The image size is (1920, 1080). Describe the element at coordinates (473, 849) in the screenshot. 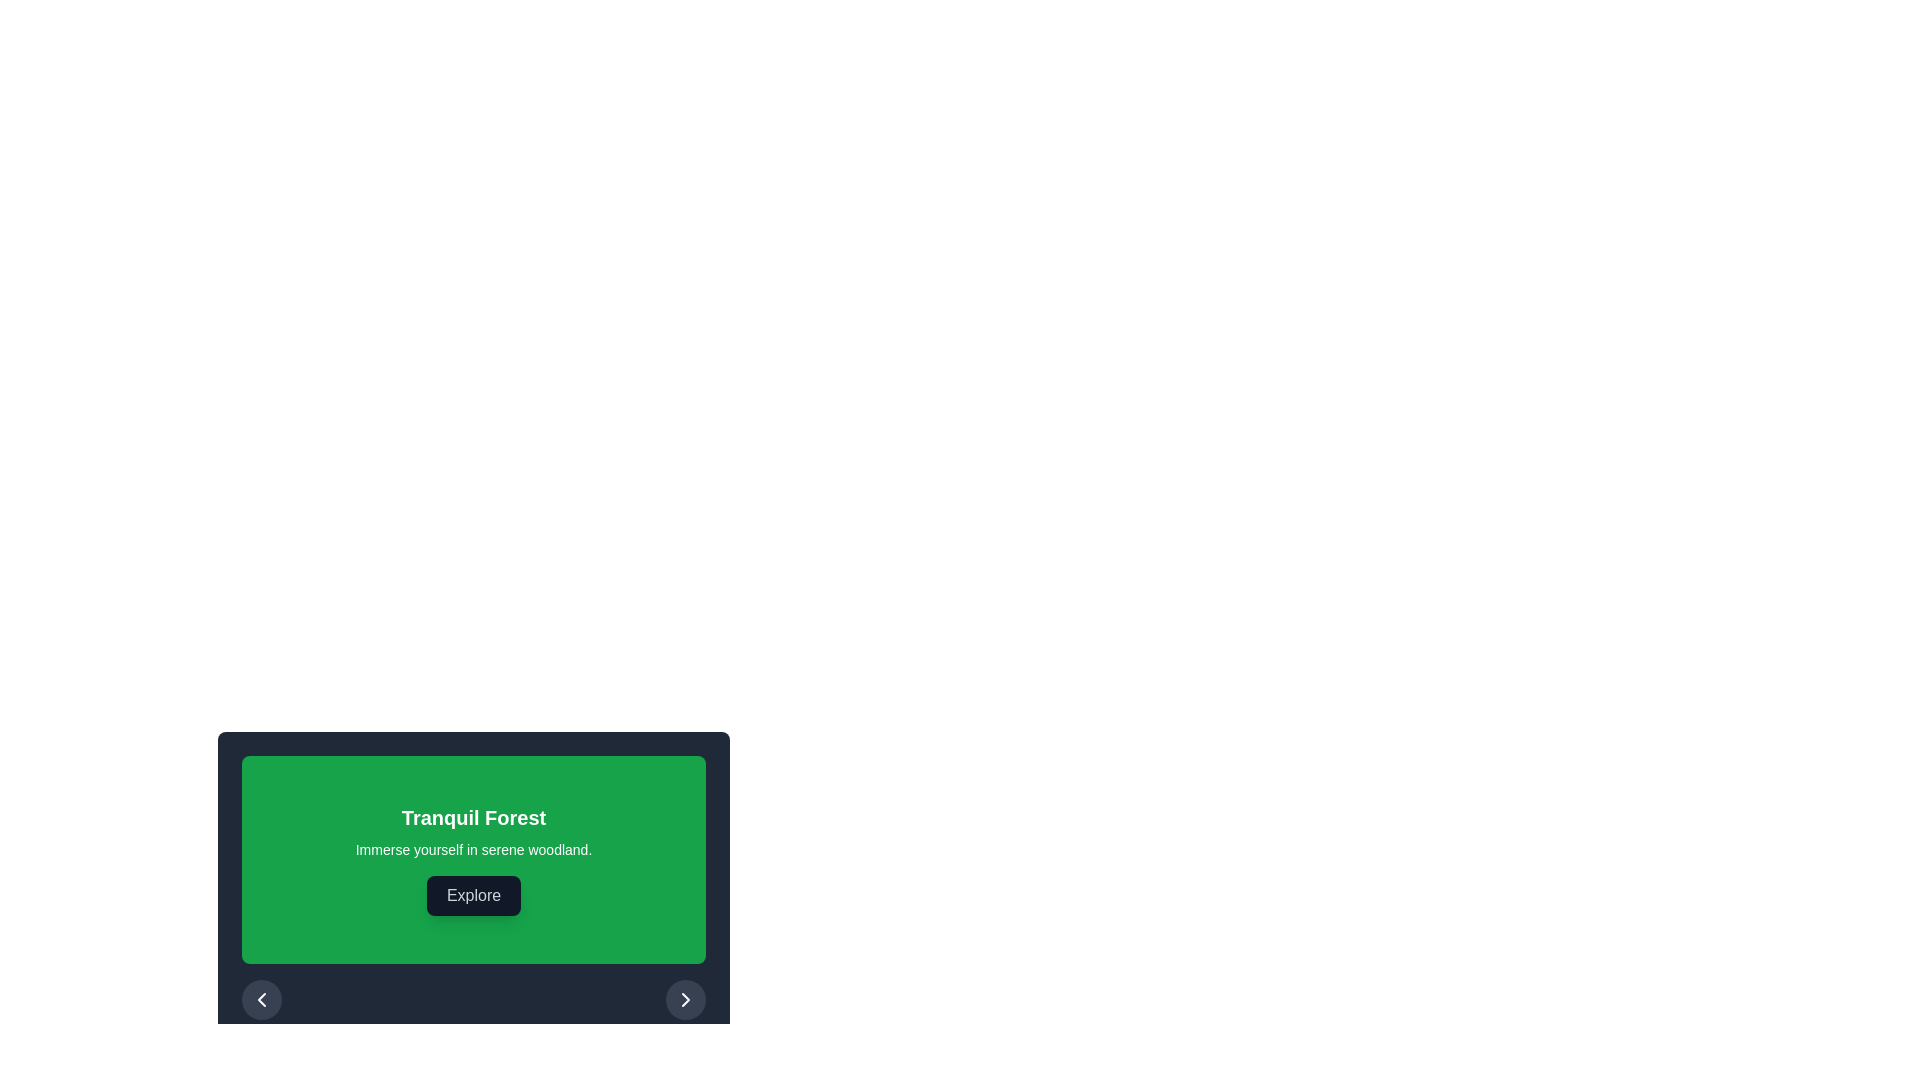

I see `the static text element located beneath the heading 'Tranquil Forest' and above the button labeled 'Explore'` at that location.